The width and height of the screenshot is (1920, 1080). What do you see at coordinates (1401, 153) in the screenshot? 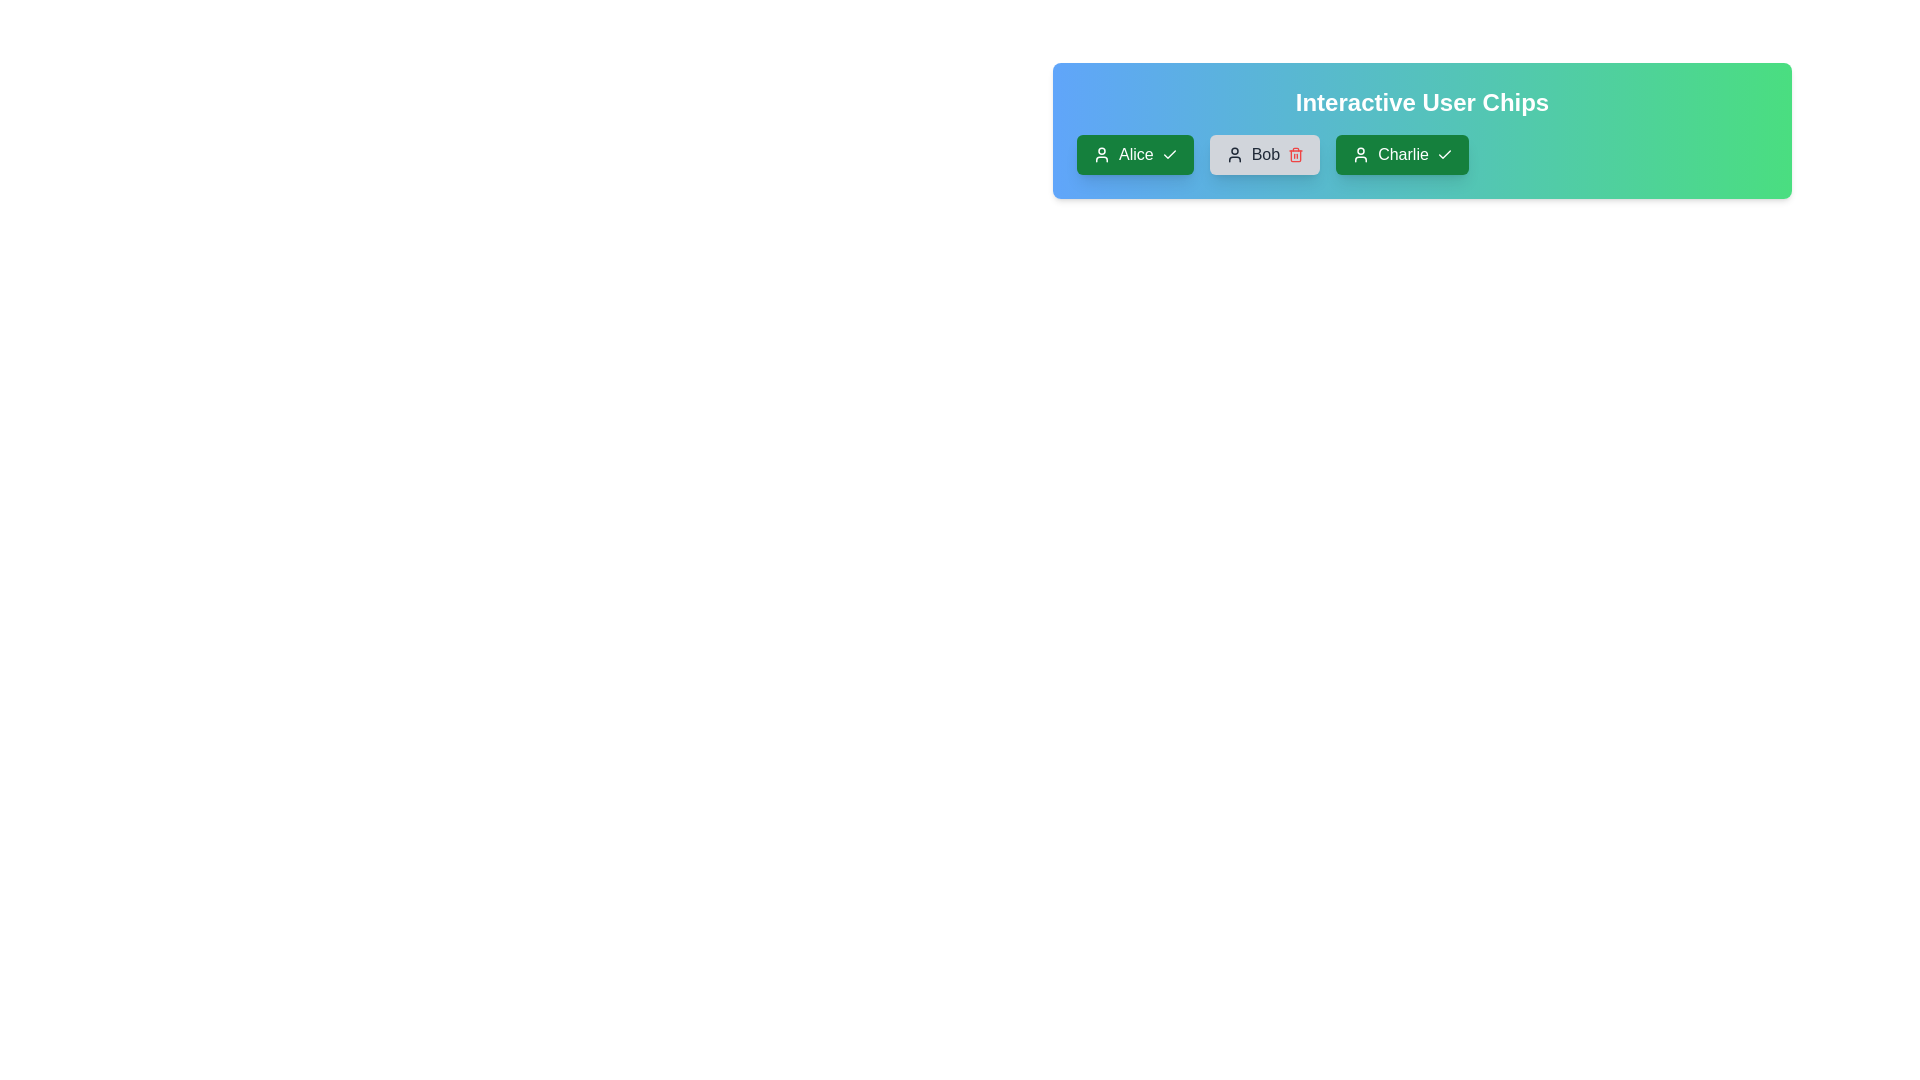
I see `the user chip labeled Charlie` at bounding box center [1401, 153].